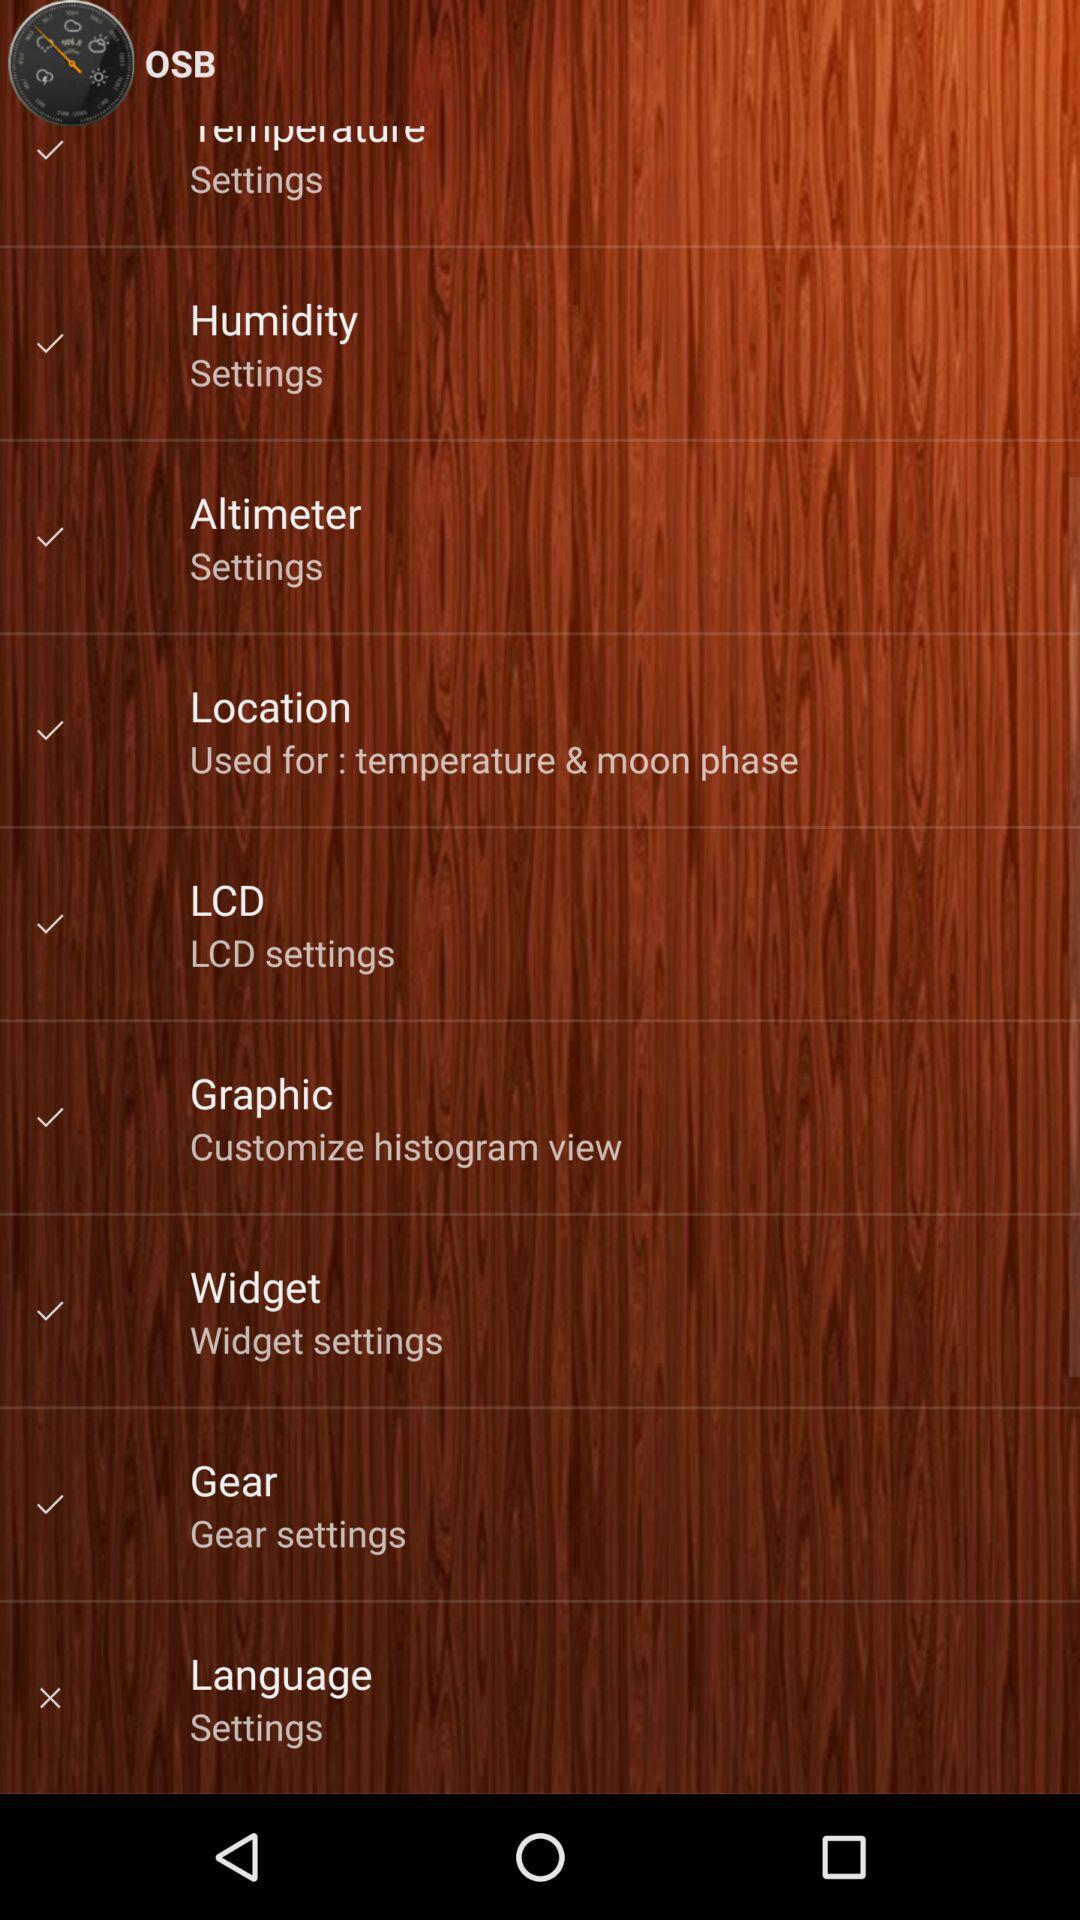 The width and height of the screenshot is (1080, 1920). I want to click on the location app, so click(270, 705).